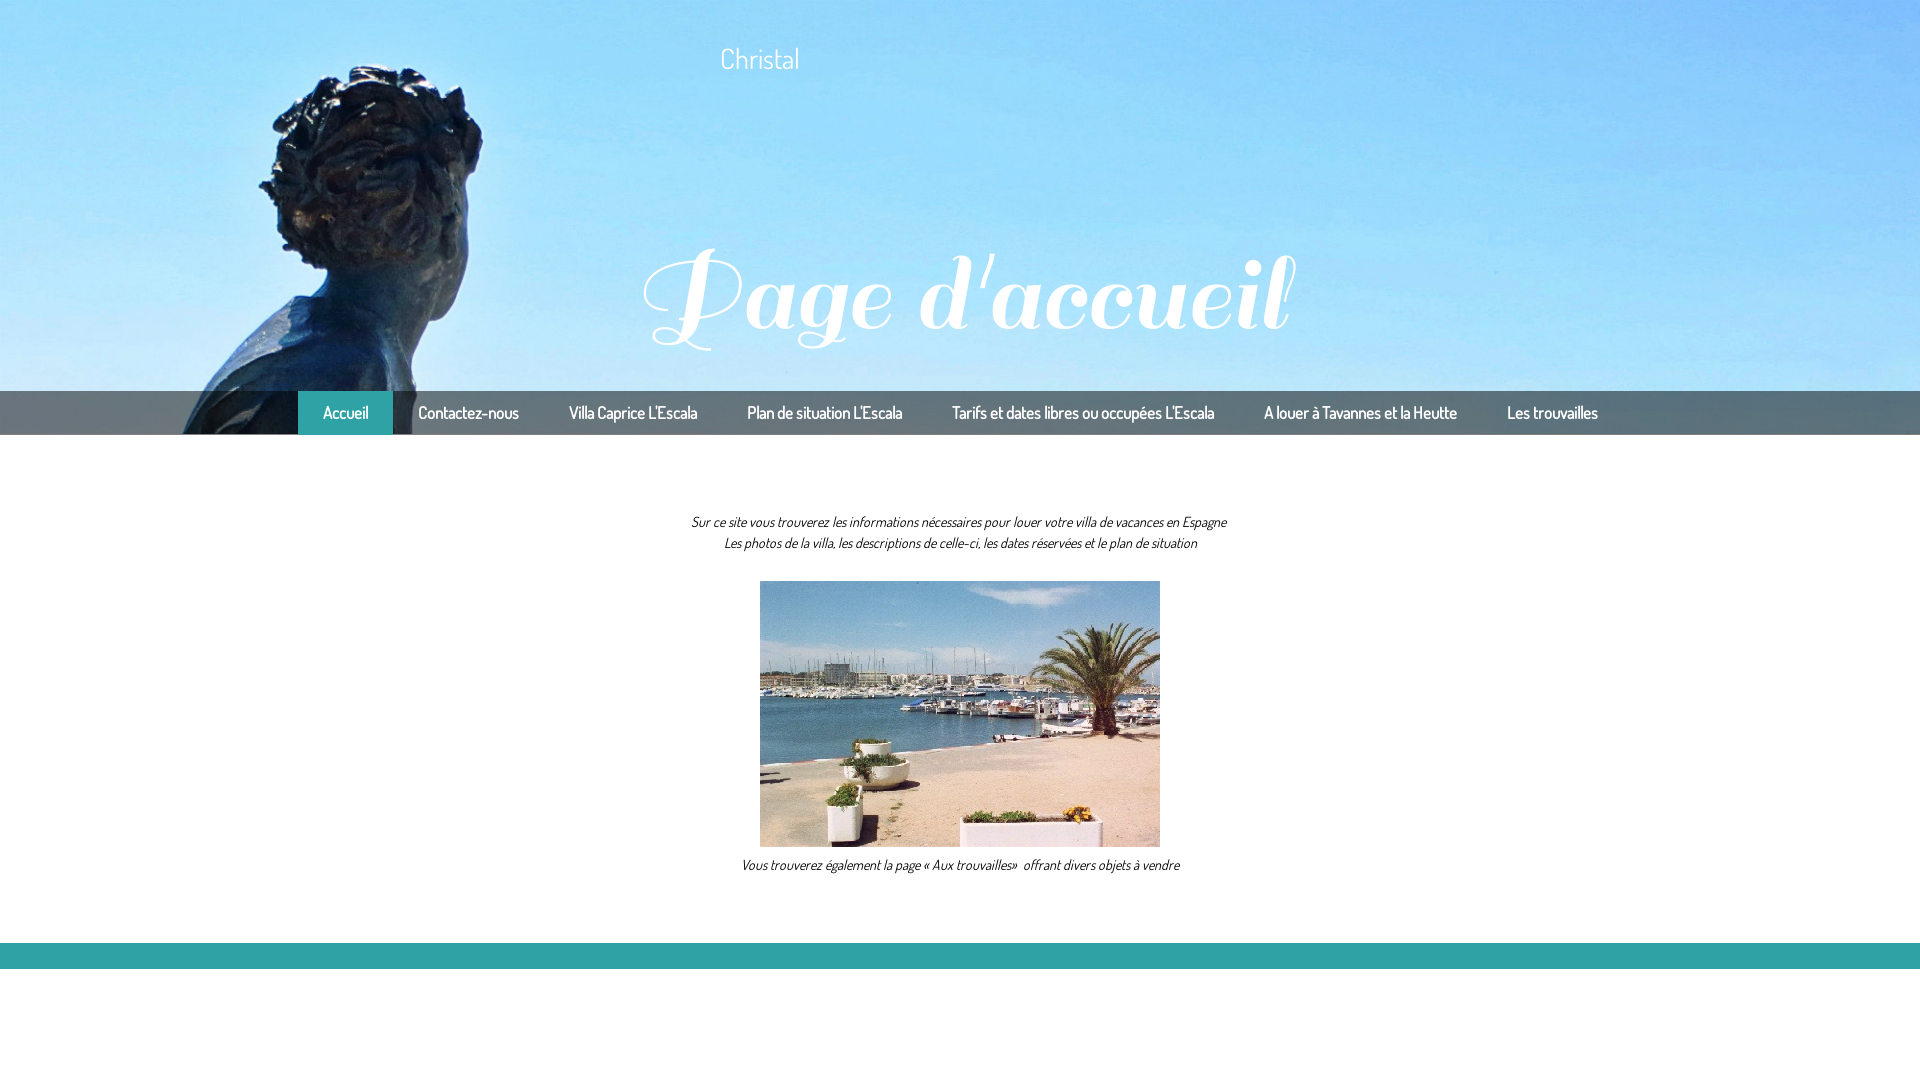 The height and width of the screenshot is (1080, 1920). Describe the element at coordinates (466, 411) in the screenshot. I see `'Contactez-nous'` at that location.